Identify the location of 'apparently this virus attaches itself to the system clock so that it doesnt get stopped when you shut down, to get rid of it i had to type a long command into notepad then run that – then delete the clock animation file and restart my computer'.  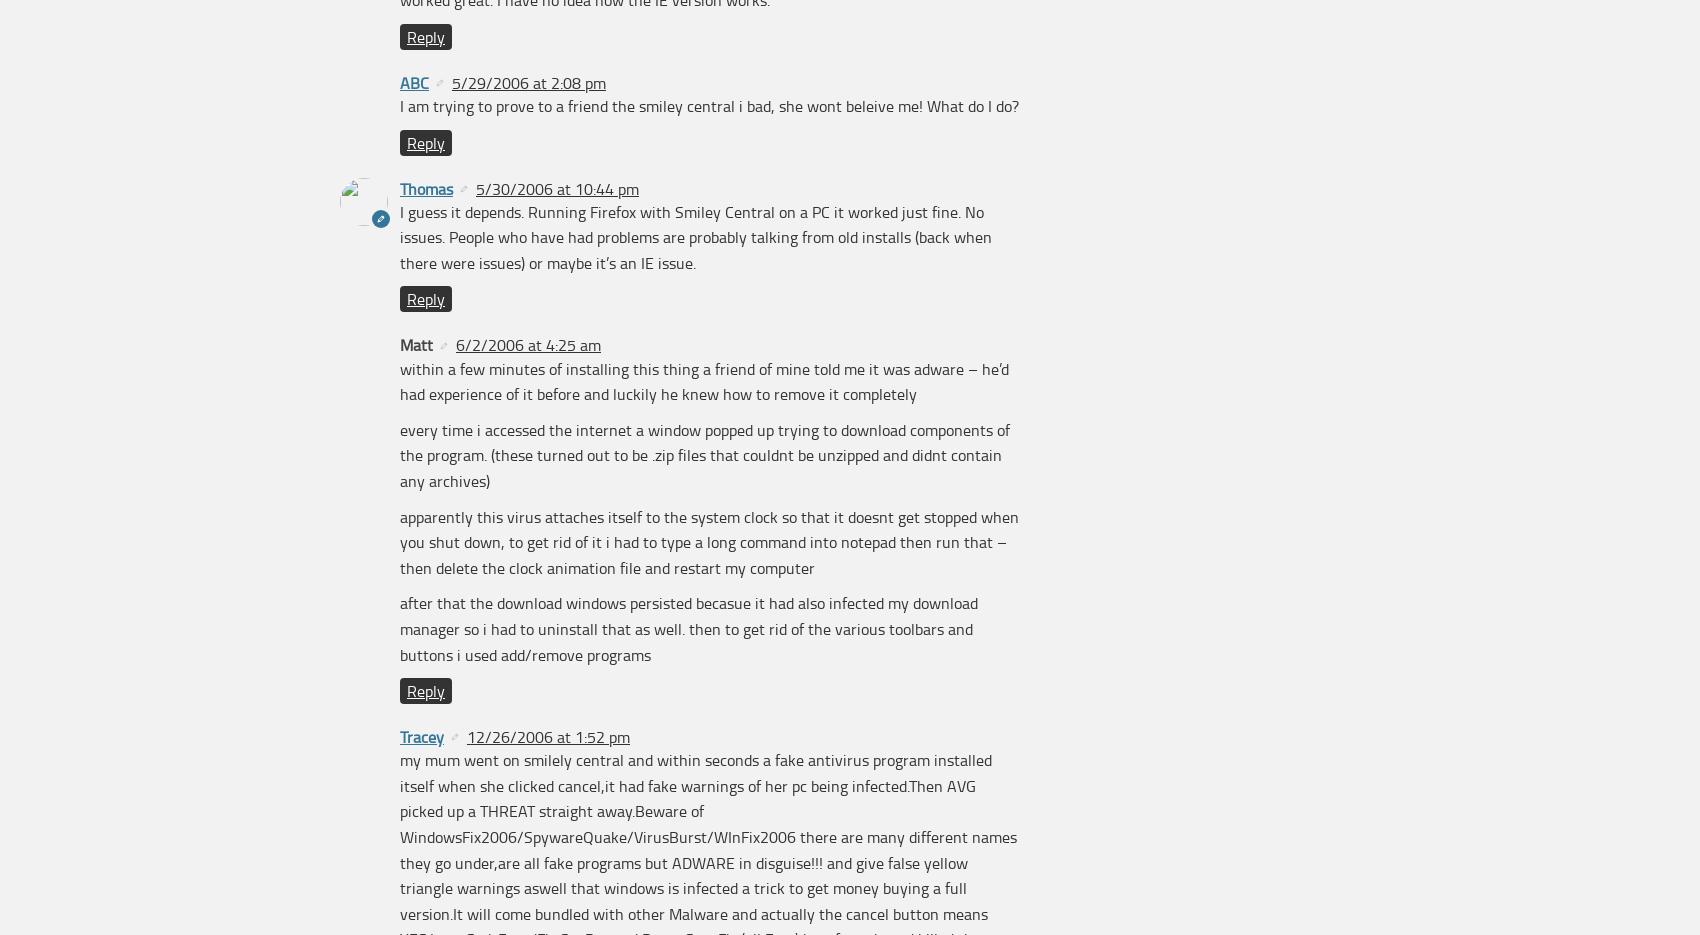
(709, 540).